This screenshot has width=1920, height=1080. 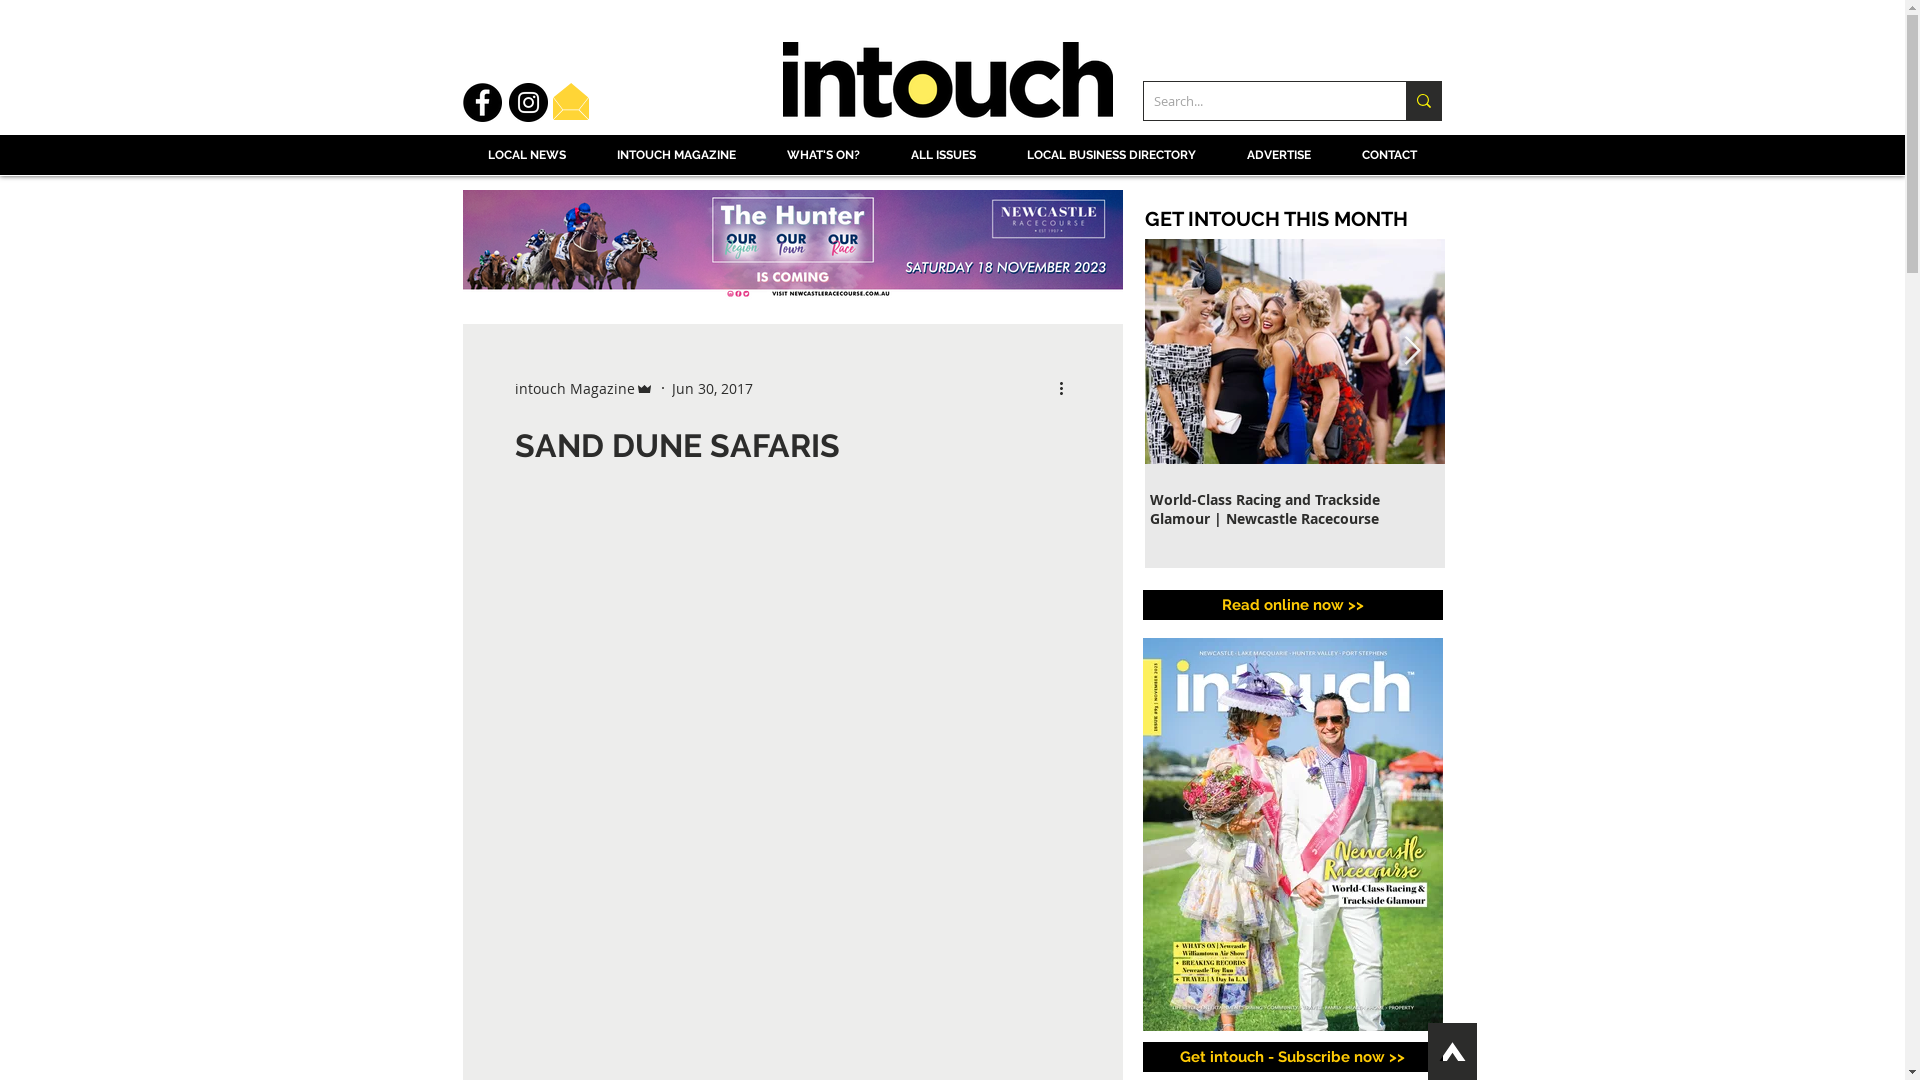 What do you see at coordinates (1389, 160) in the screenshot?
I see `'CONTACT'` at bounding box center [1389, 160].